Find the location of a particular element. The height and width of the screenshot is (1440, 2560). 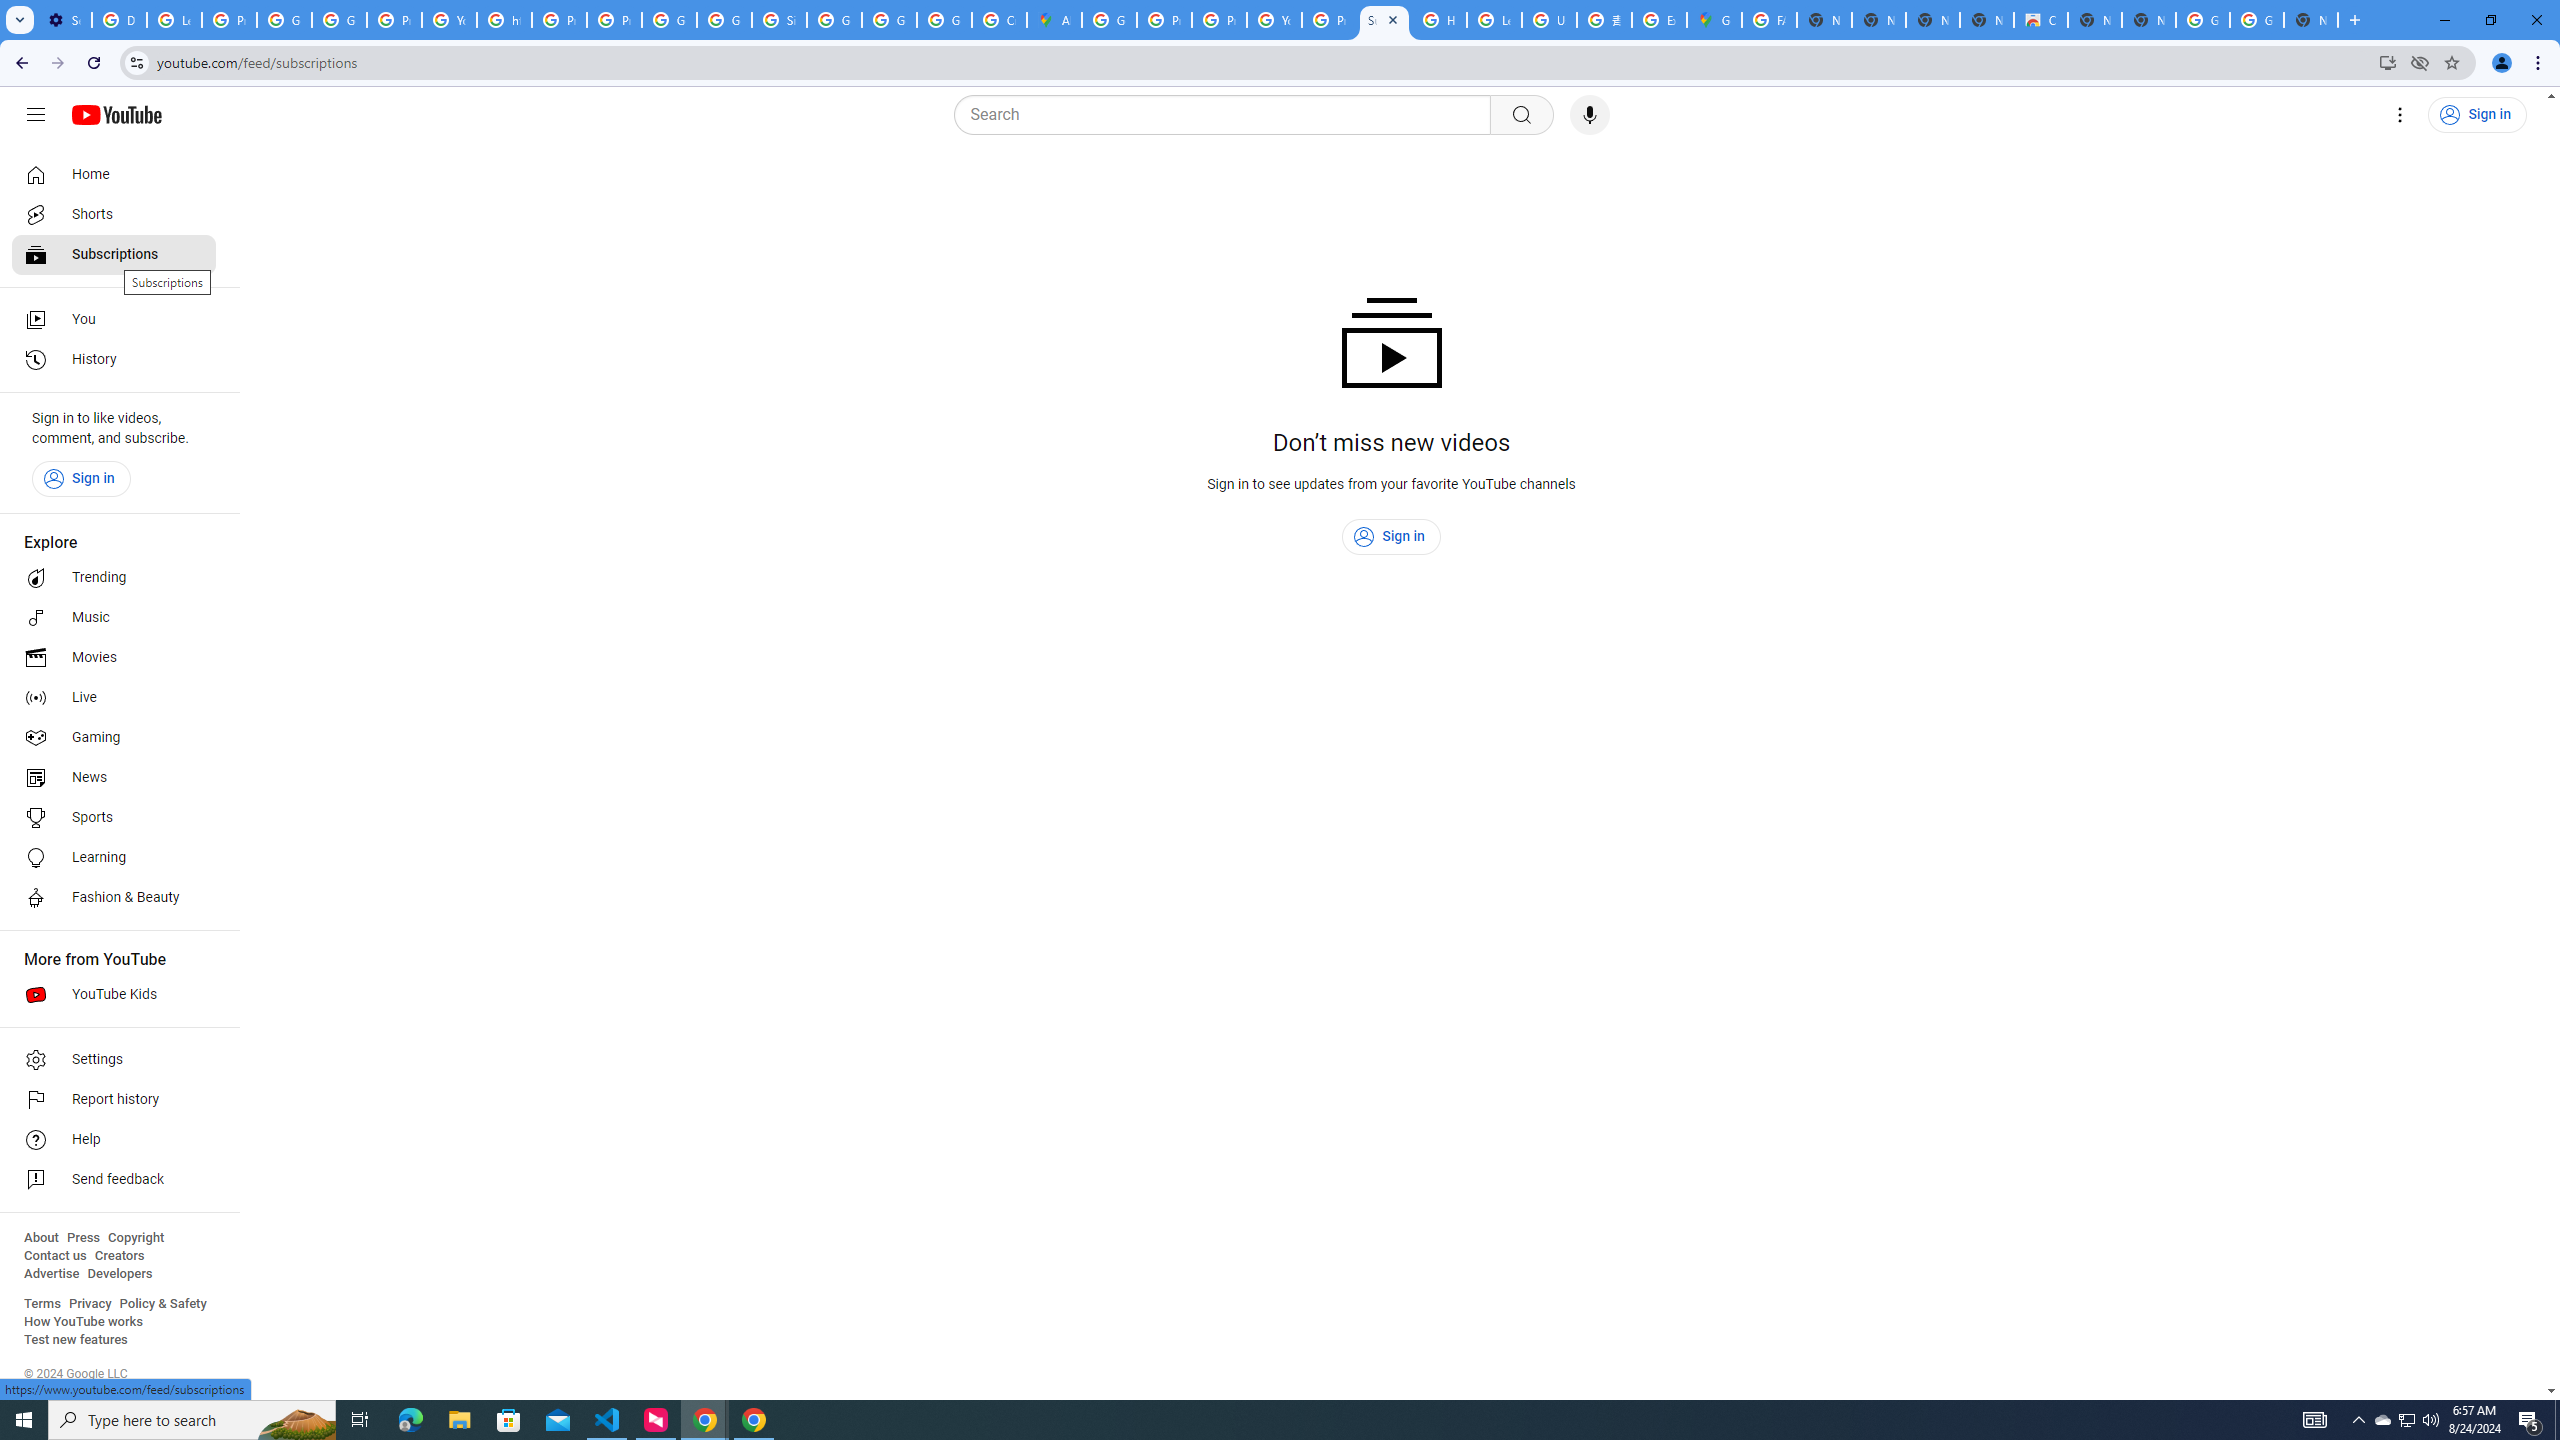

'Search with your voice' is located at coordinates (1589, 114).